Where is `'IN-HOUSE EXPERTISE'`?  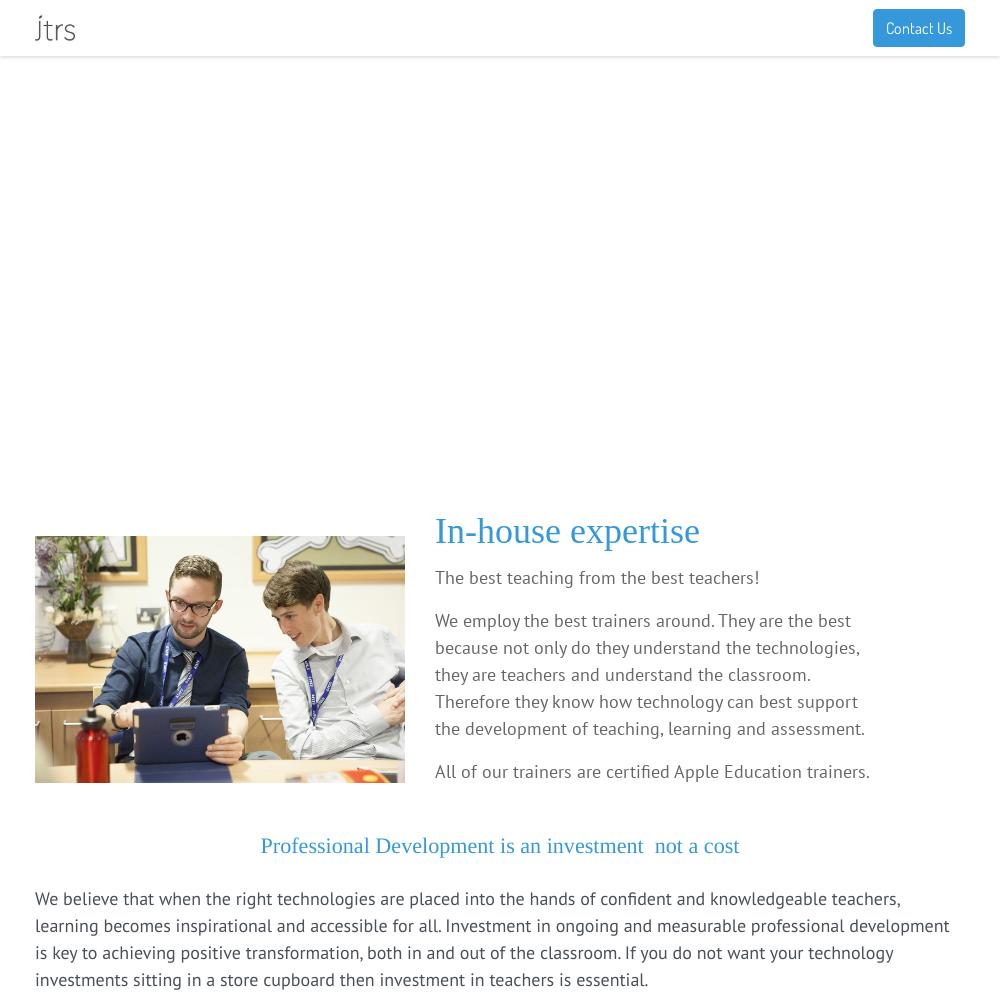
'IN-HOUSE EXPERTISE' is located at coordinates (108, 251).